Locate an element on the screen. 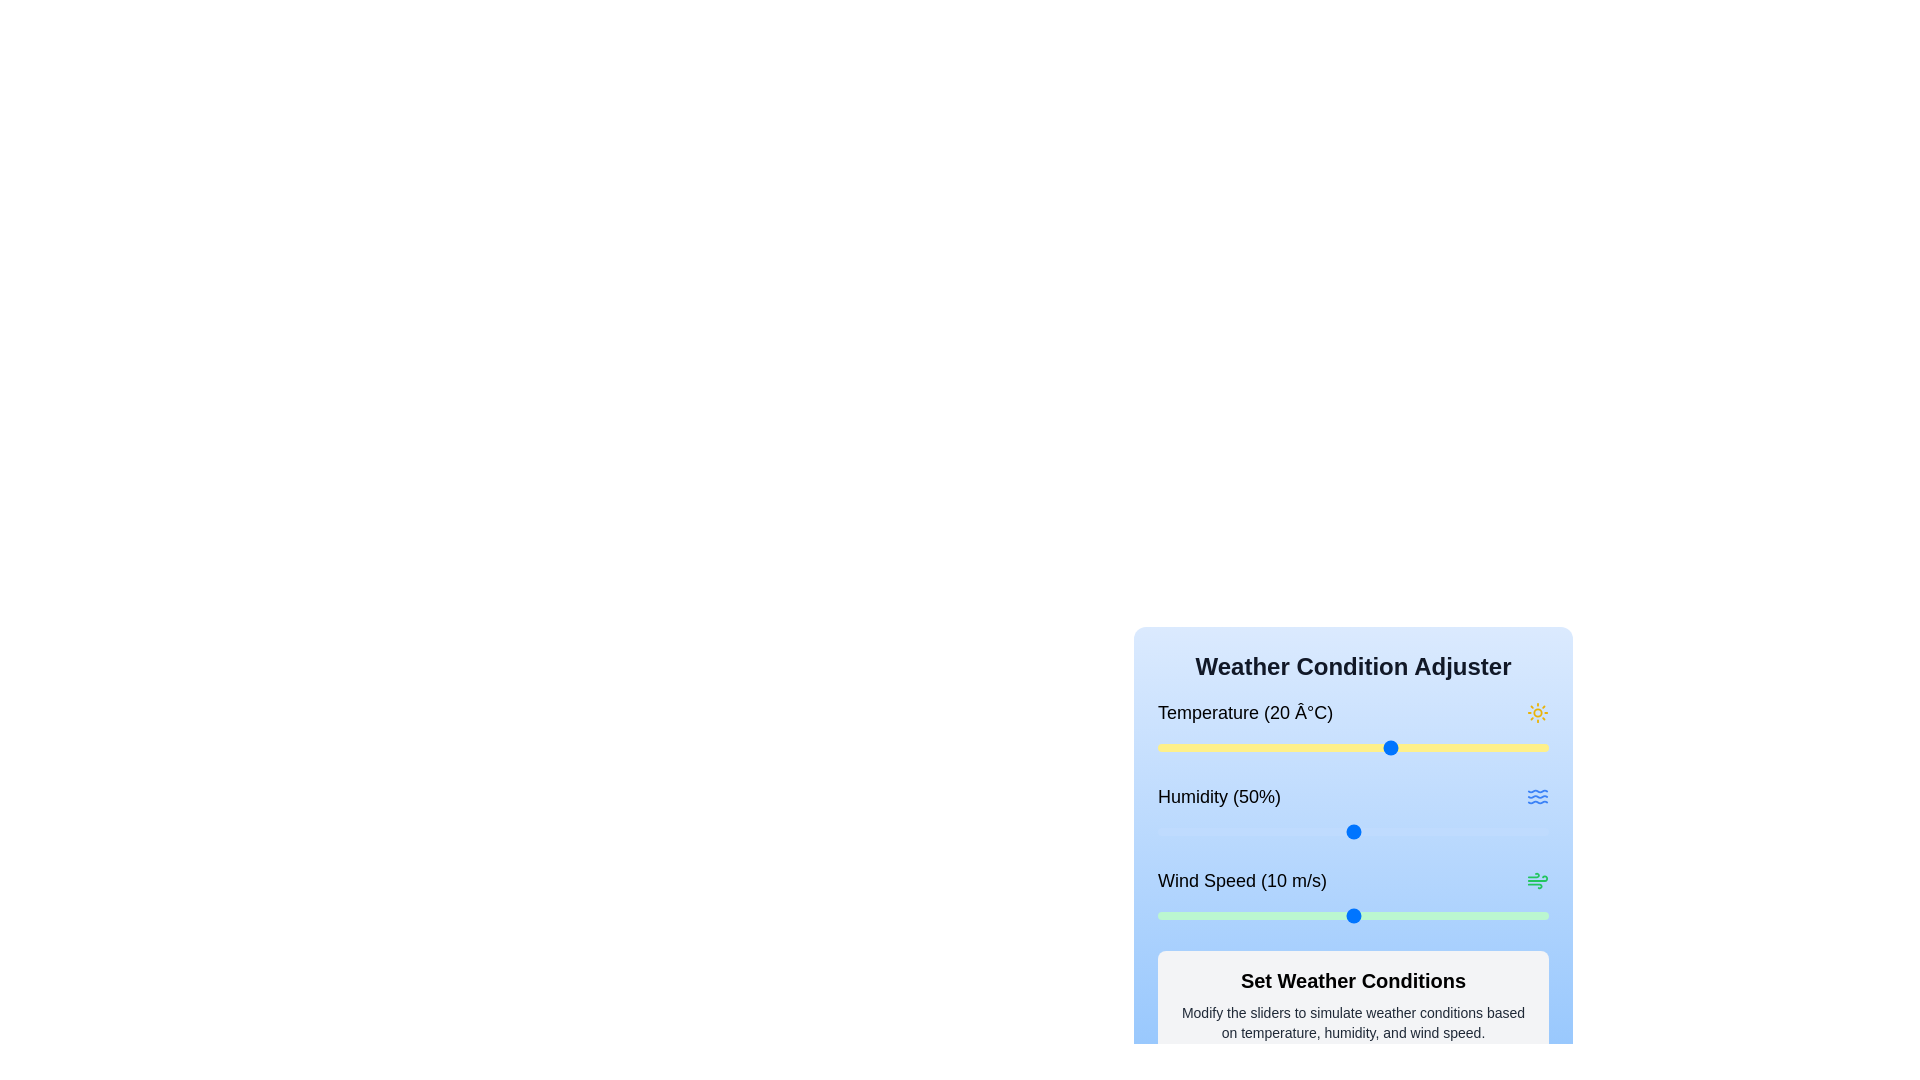 This screenshot has width=1920, height=1080. the humidity slider to set the humidity to 3% is located at coordinates (1169, 832).